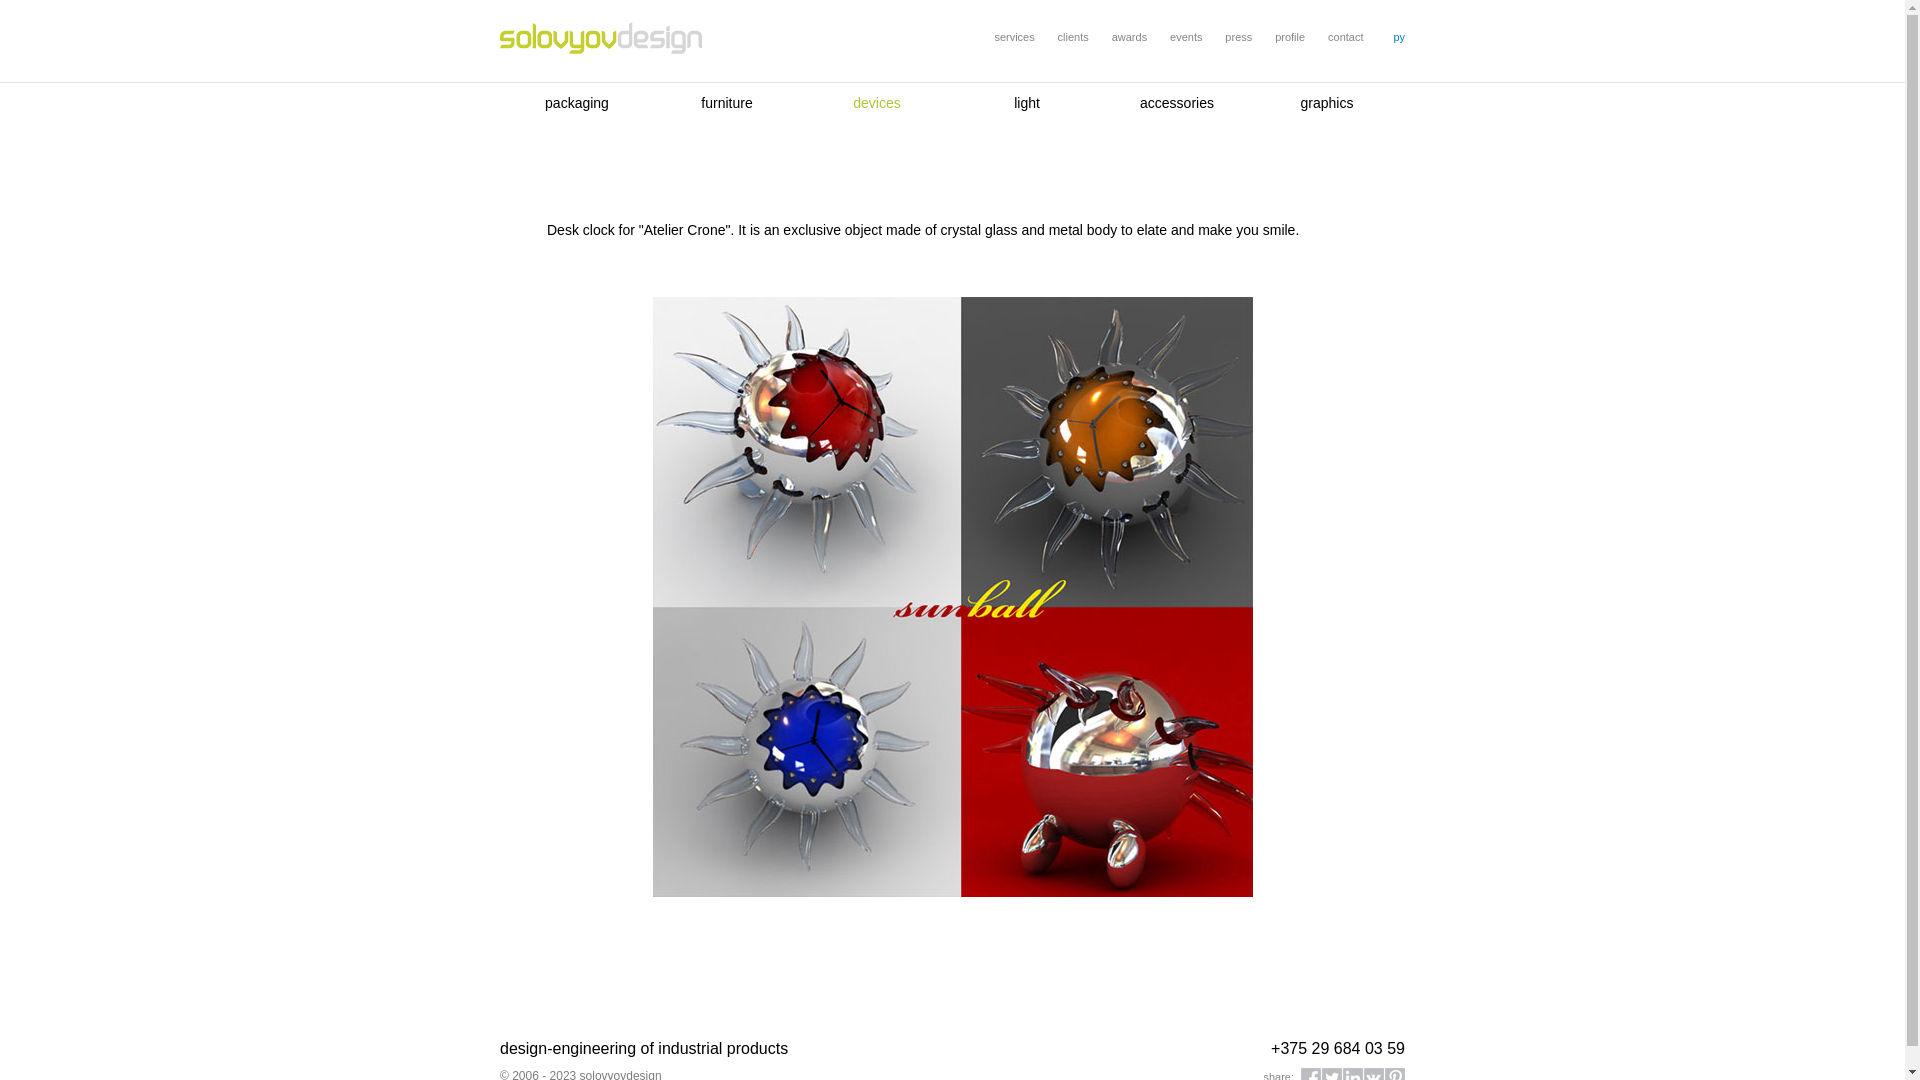  Describe the element at coordinates (1185, 37) in the screenshot. I see `'events'` at that location.